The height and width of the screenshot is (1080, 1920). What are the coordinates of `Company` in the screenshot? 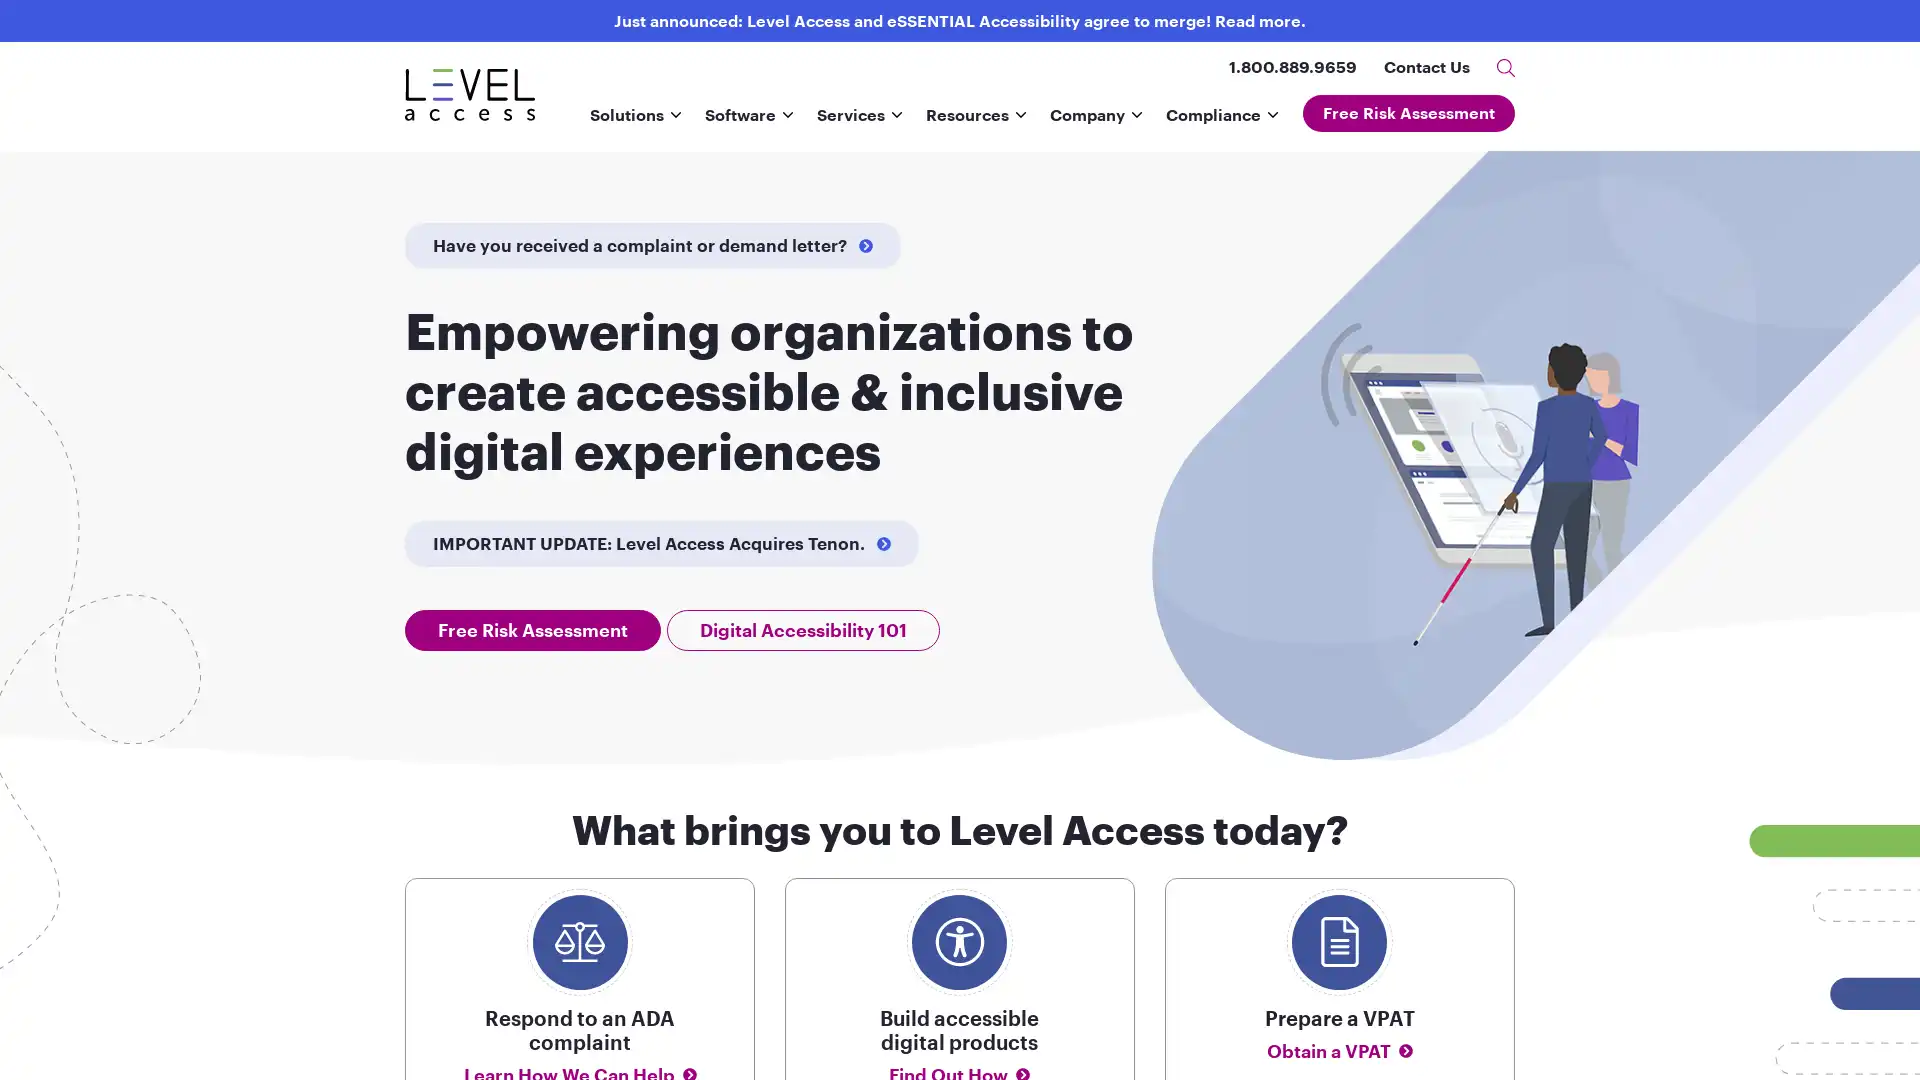 It's located at (1094, 122).